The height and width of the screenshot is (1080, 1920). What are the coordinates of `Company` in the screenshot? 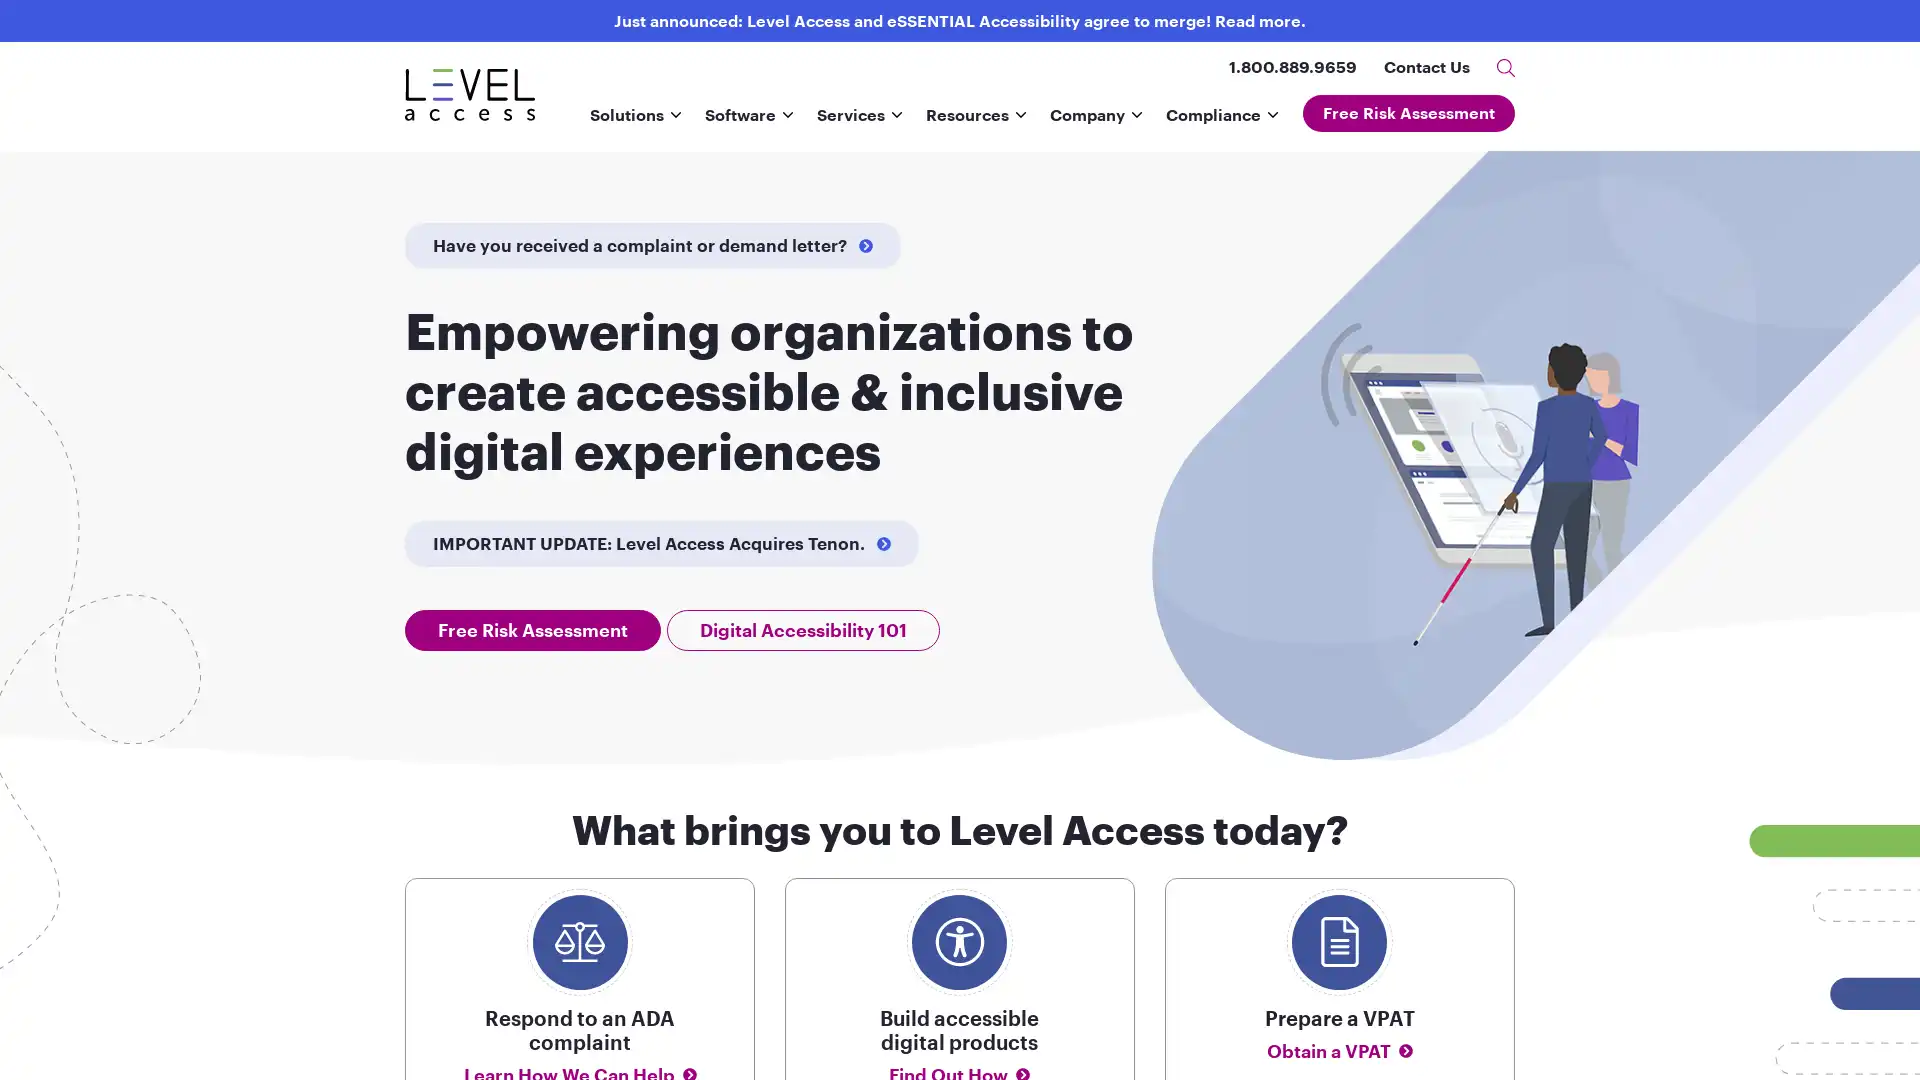 It's located at (1094, 122).